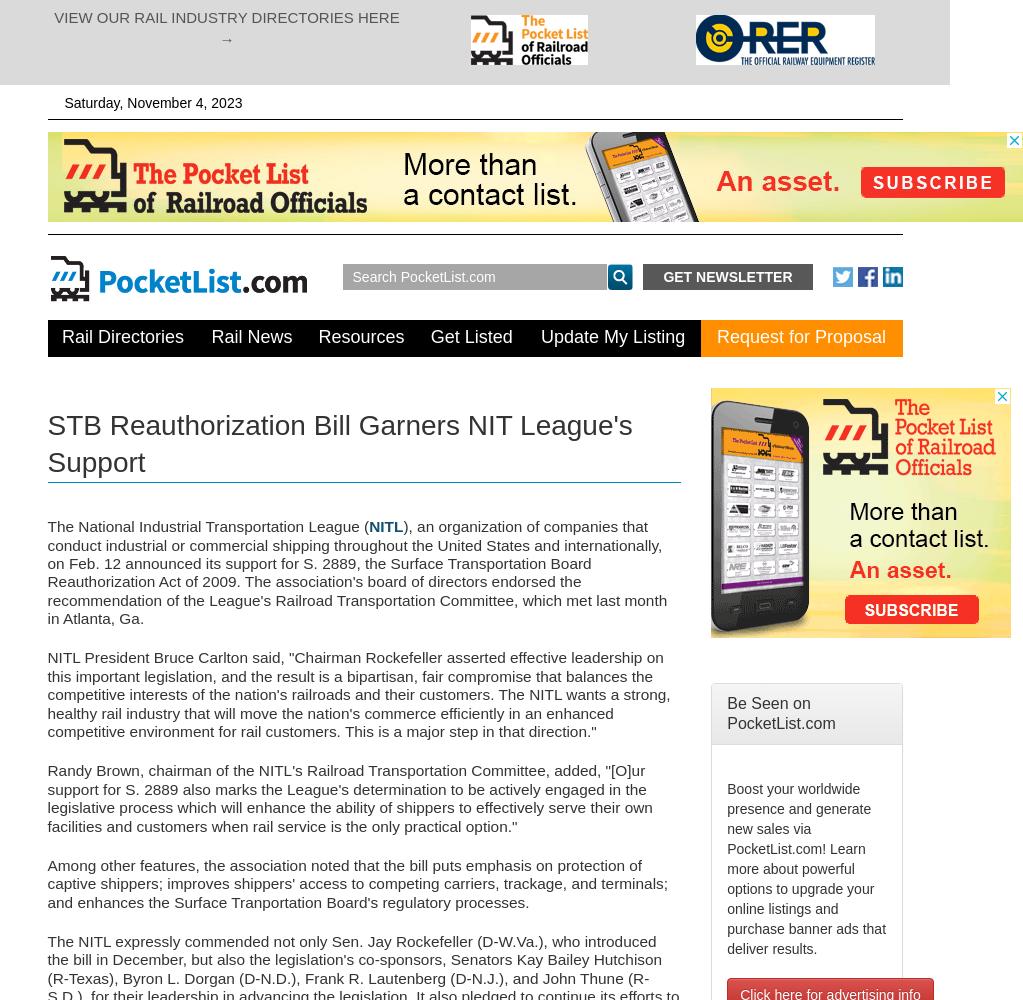 The image size is (1023, 1000). Describe the element at coordinates (339, 442) in the screenshot. I see `'STB Reauthorization Bill Garners NIT League's Support'` at that location.